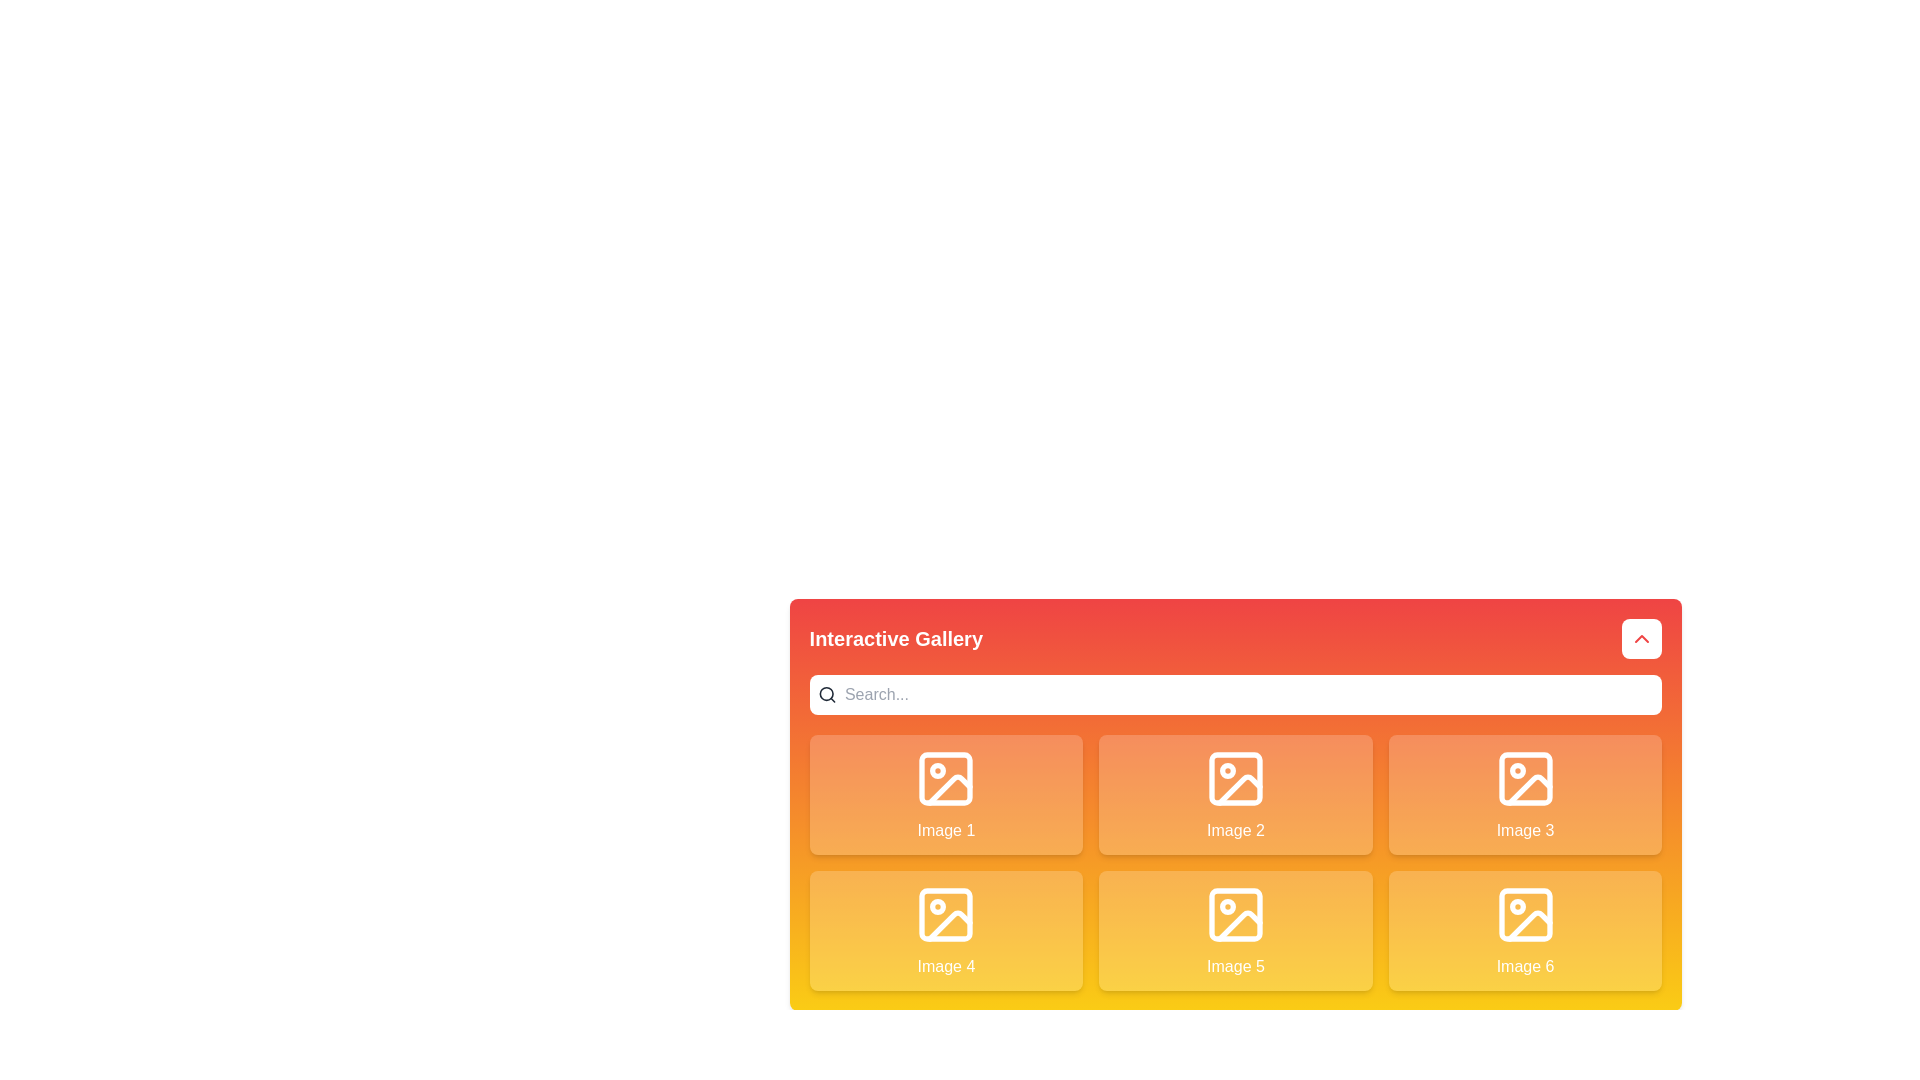  Describe the element at coordinates (895, 639) in the screenshot. I see `header text labeled 'Interactive Gallery' located at the top left of the interface, above the search input` at that location.